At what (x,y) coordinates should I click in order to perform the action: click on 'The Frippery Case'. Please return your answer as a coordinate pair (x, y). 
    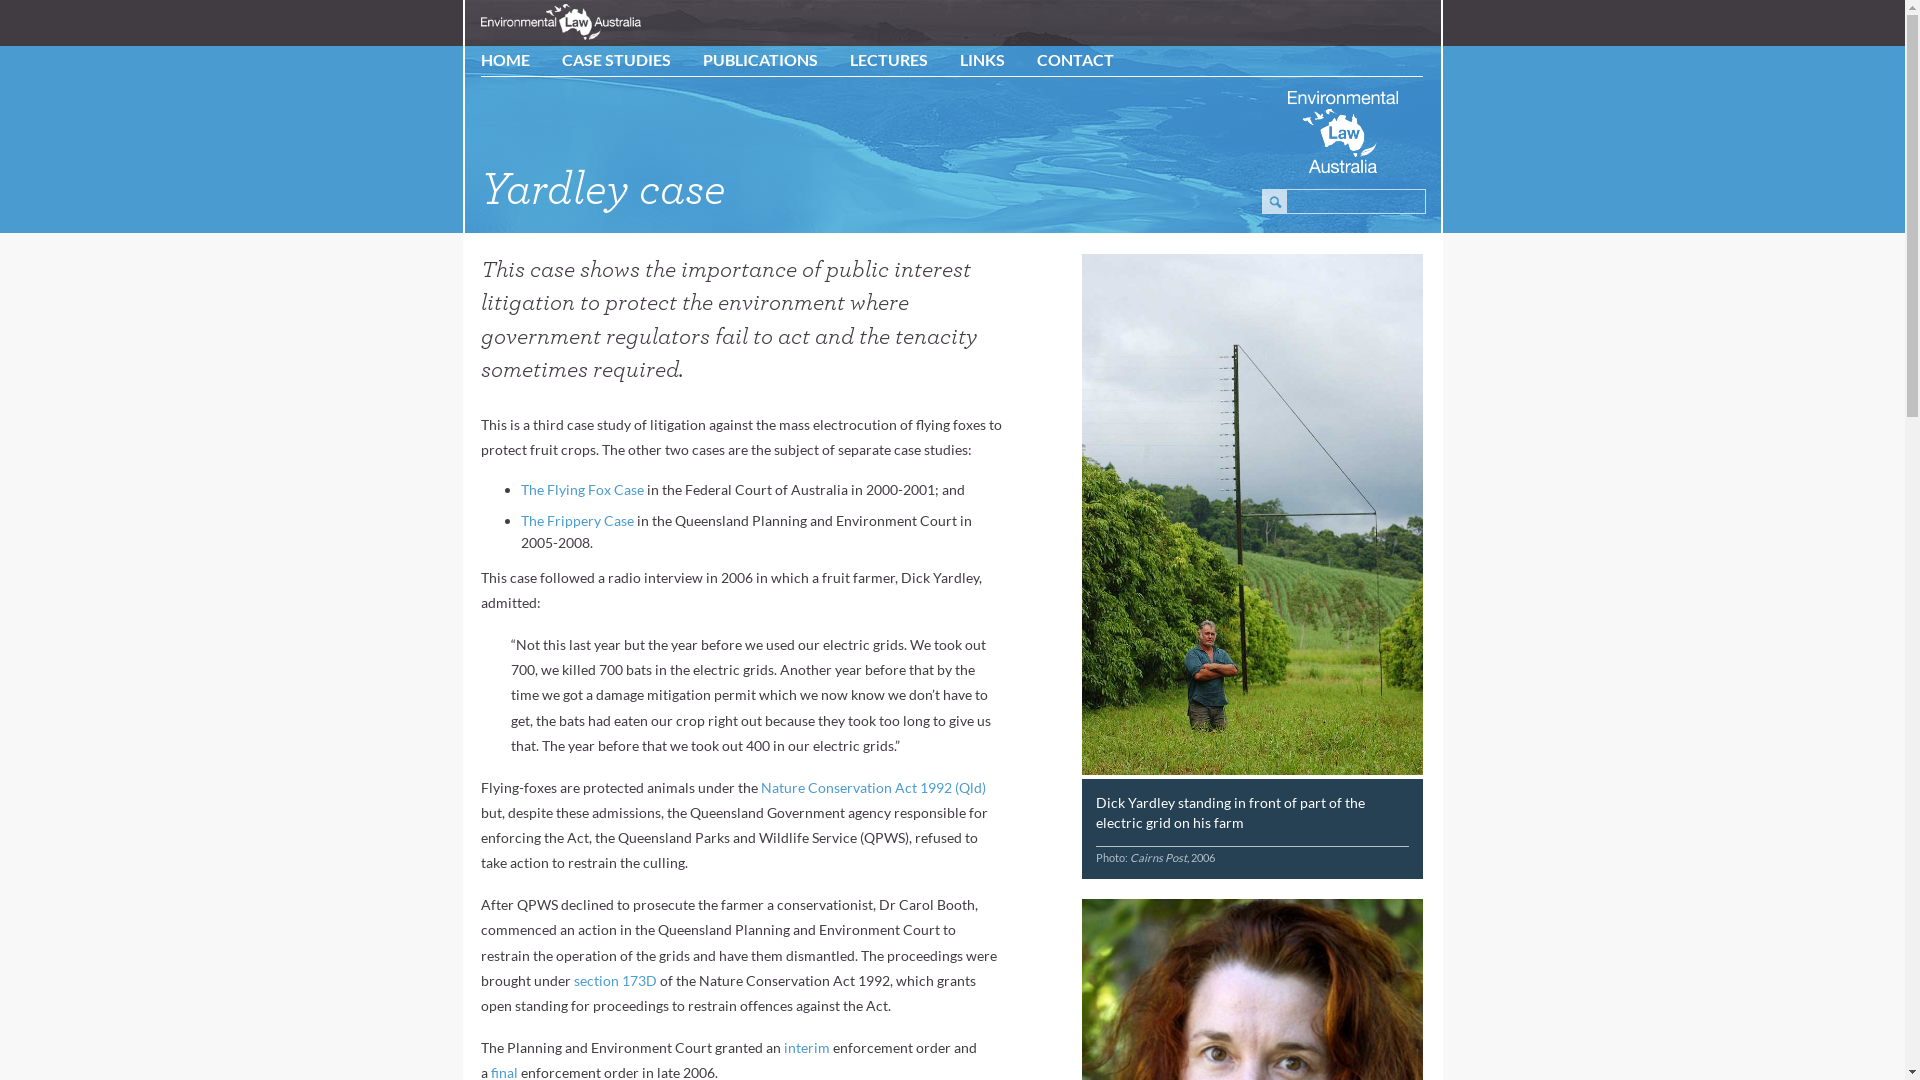
    Looking at the image, I should click on (576, 519).